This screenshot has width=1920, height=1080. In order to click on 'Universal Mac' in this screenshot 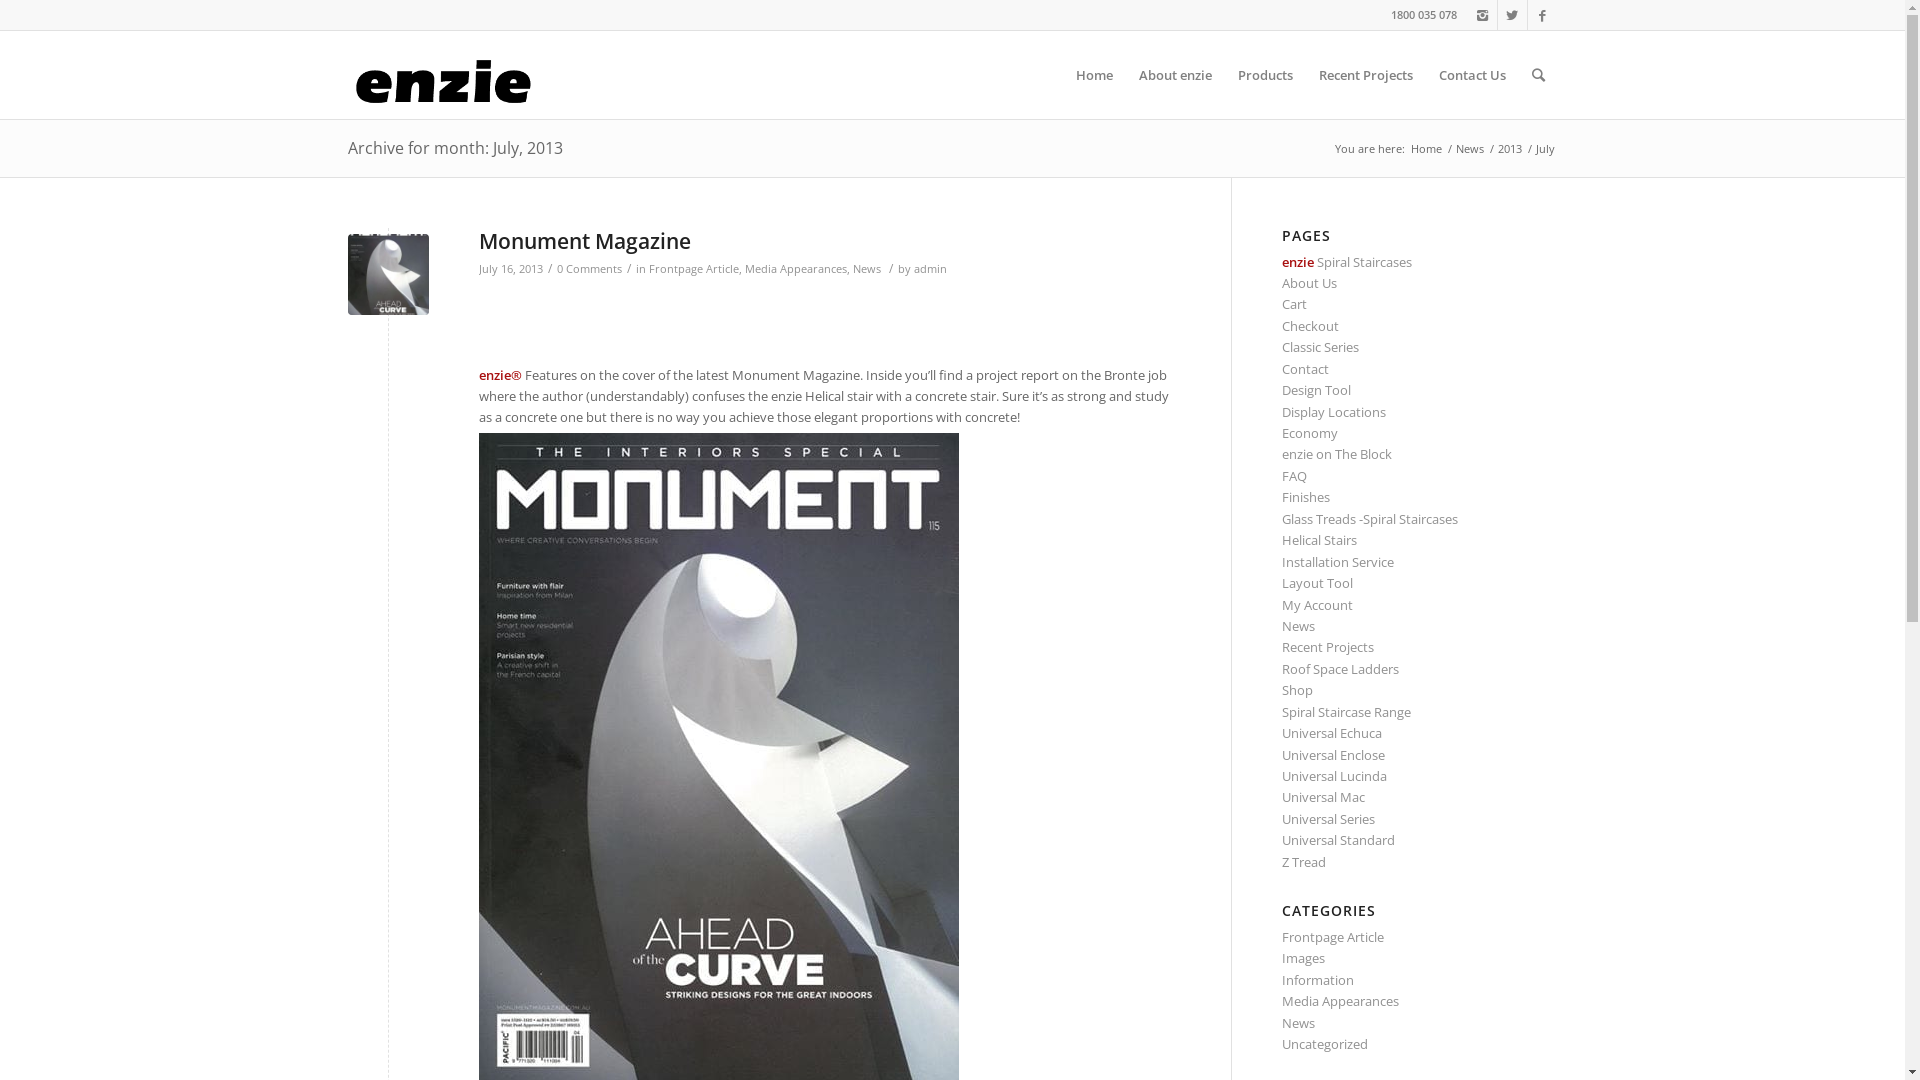, I will do `click(1323, 796)`.